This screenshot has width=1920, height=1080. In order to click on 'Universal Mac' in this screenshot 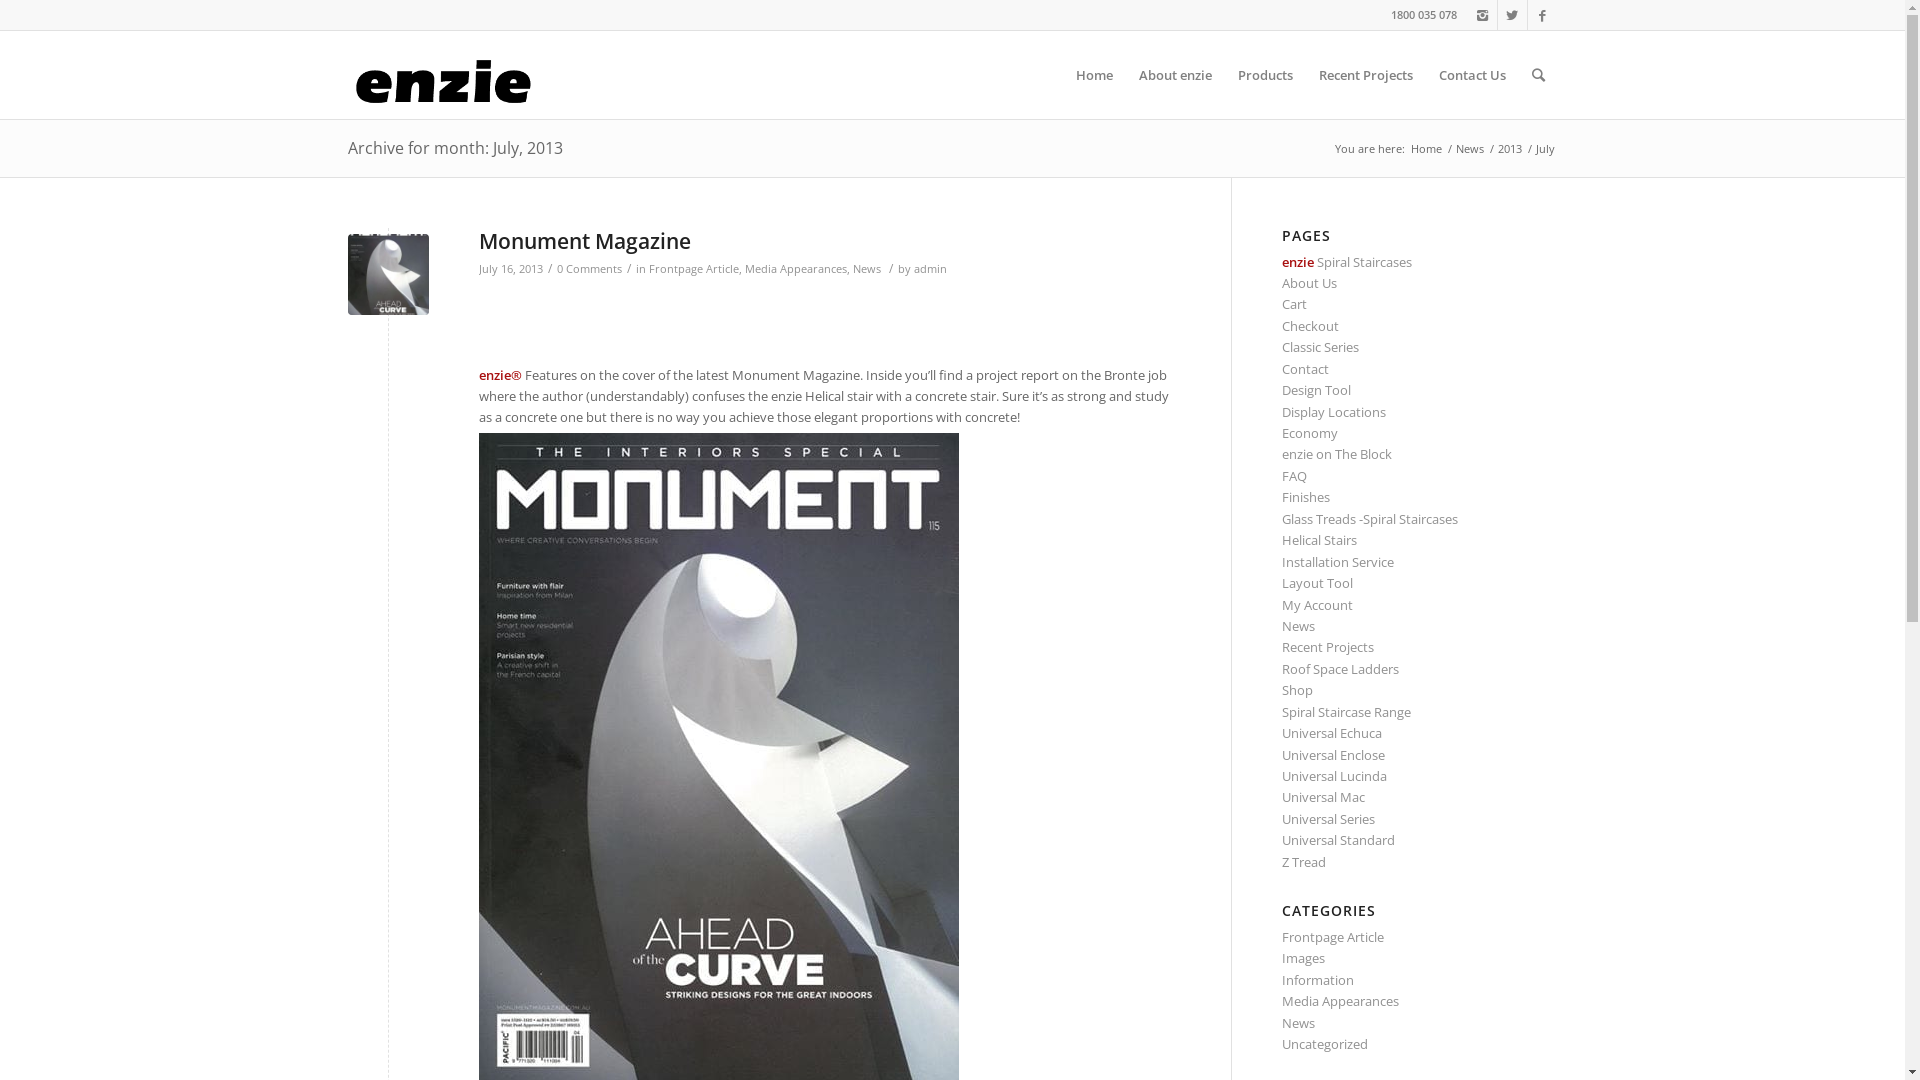, I will do `click(1323, 796)`.